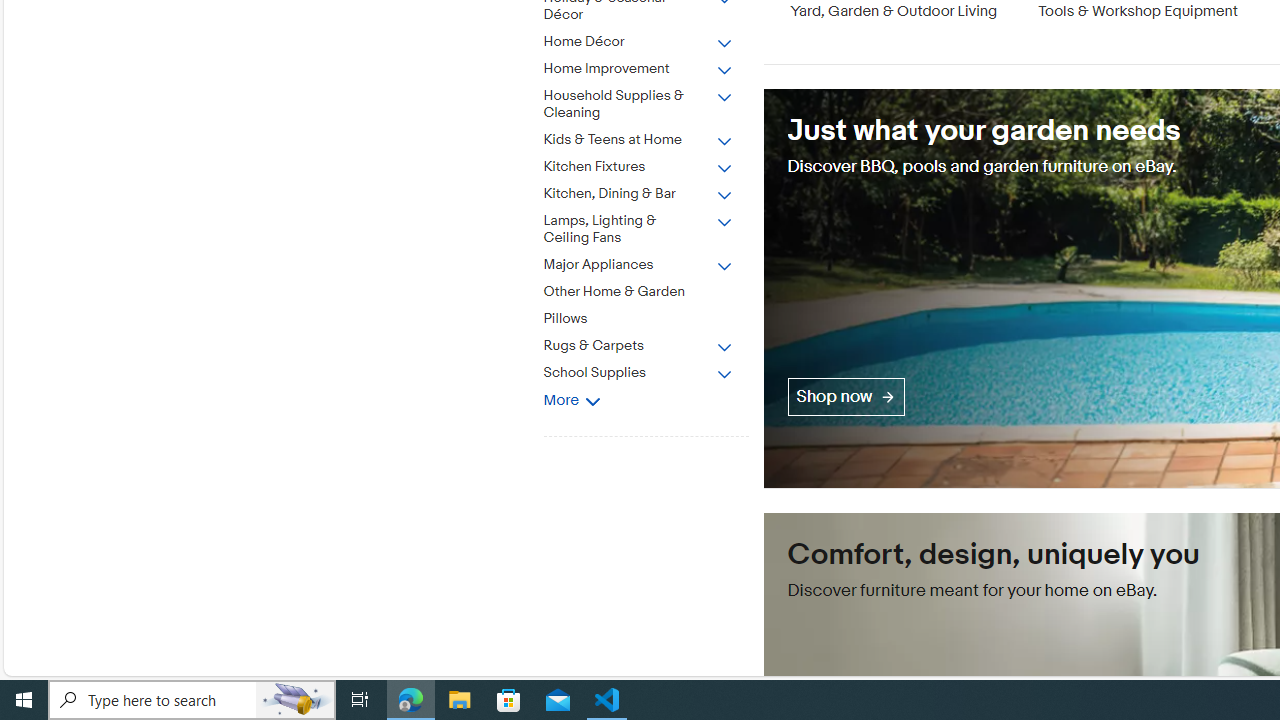 The width and height of the screenshot is (1280, 720). I want to click on 'Kids & Teens at Home', so click(637, 139).